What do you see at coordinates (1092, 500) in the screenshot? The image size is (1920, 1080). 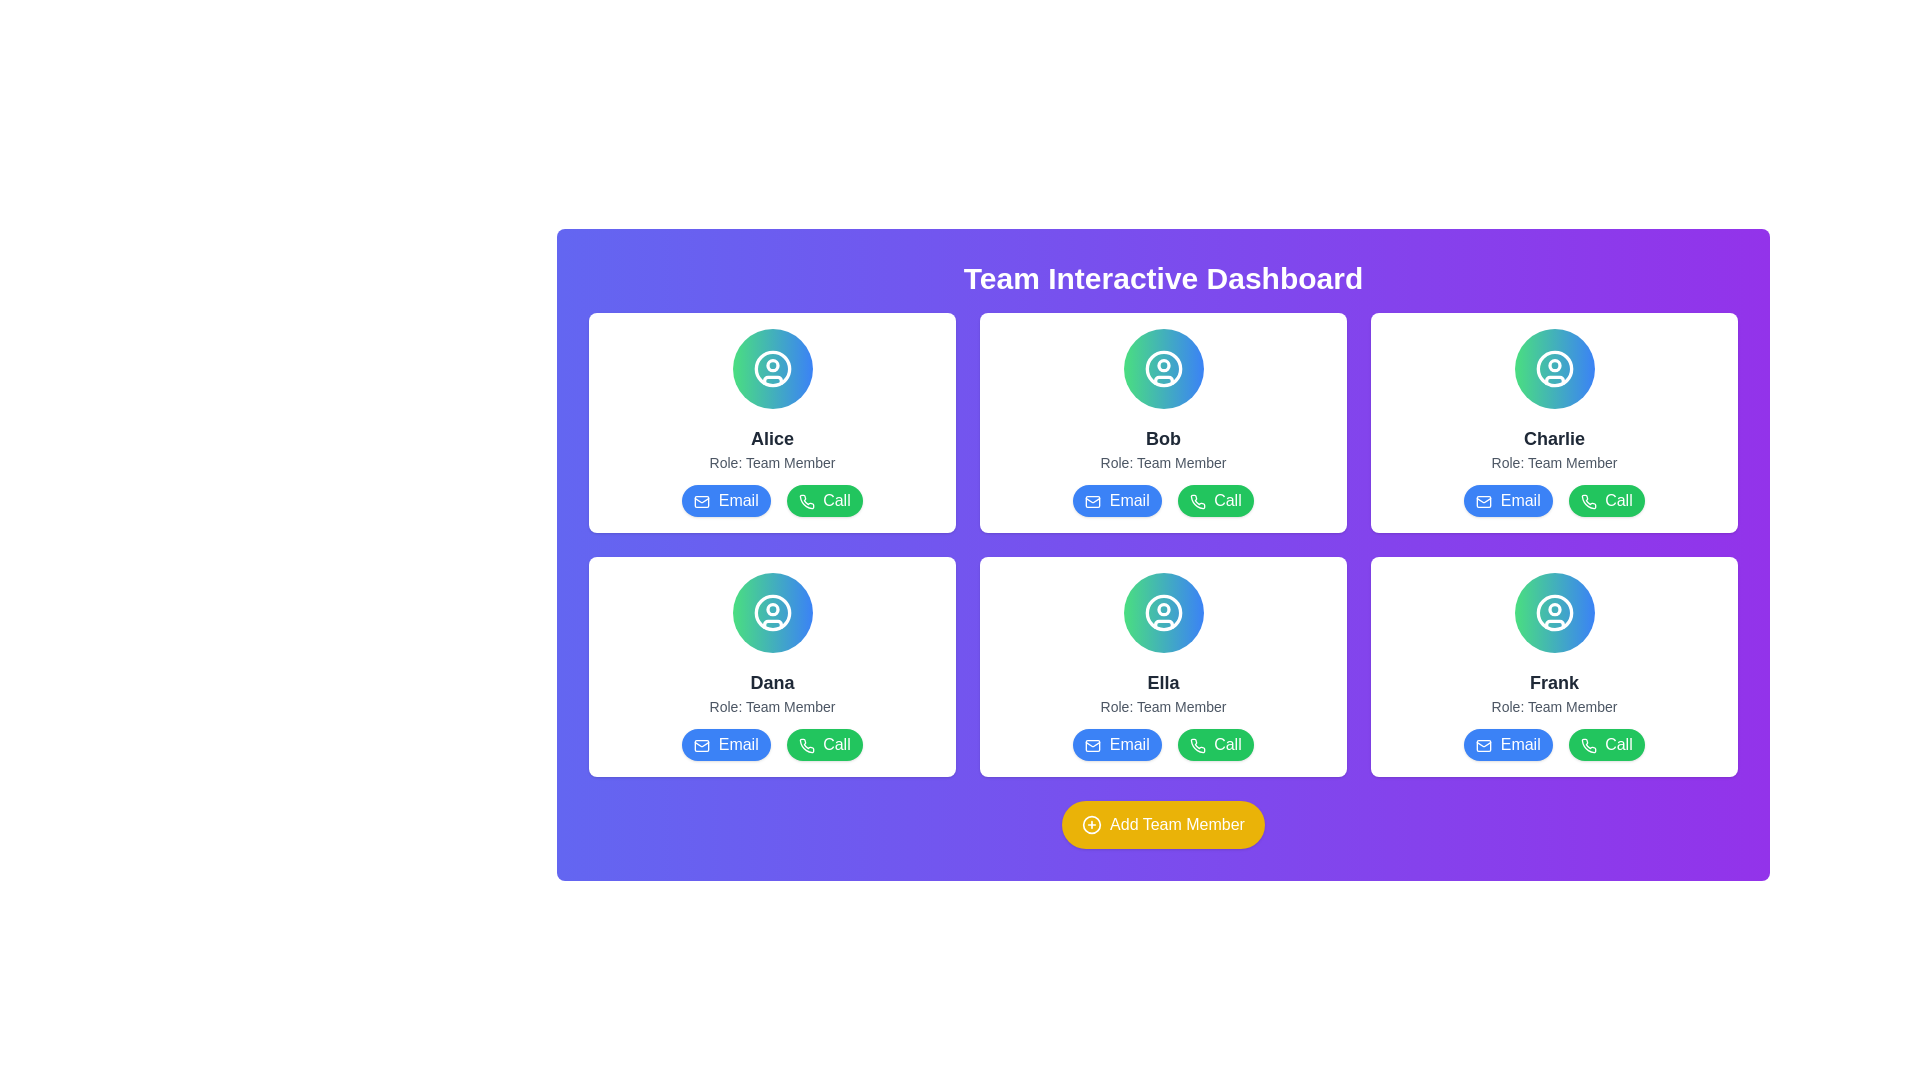 I see `the 'Email' button located under Bob's profile in the Team Interactive Dashboard to initiate an email` at bounding box center [1092, 500].